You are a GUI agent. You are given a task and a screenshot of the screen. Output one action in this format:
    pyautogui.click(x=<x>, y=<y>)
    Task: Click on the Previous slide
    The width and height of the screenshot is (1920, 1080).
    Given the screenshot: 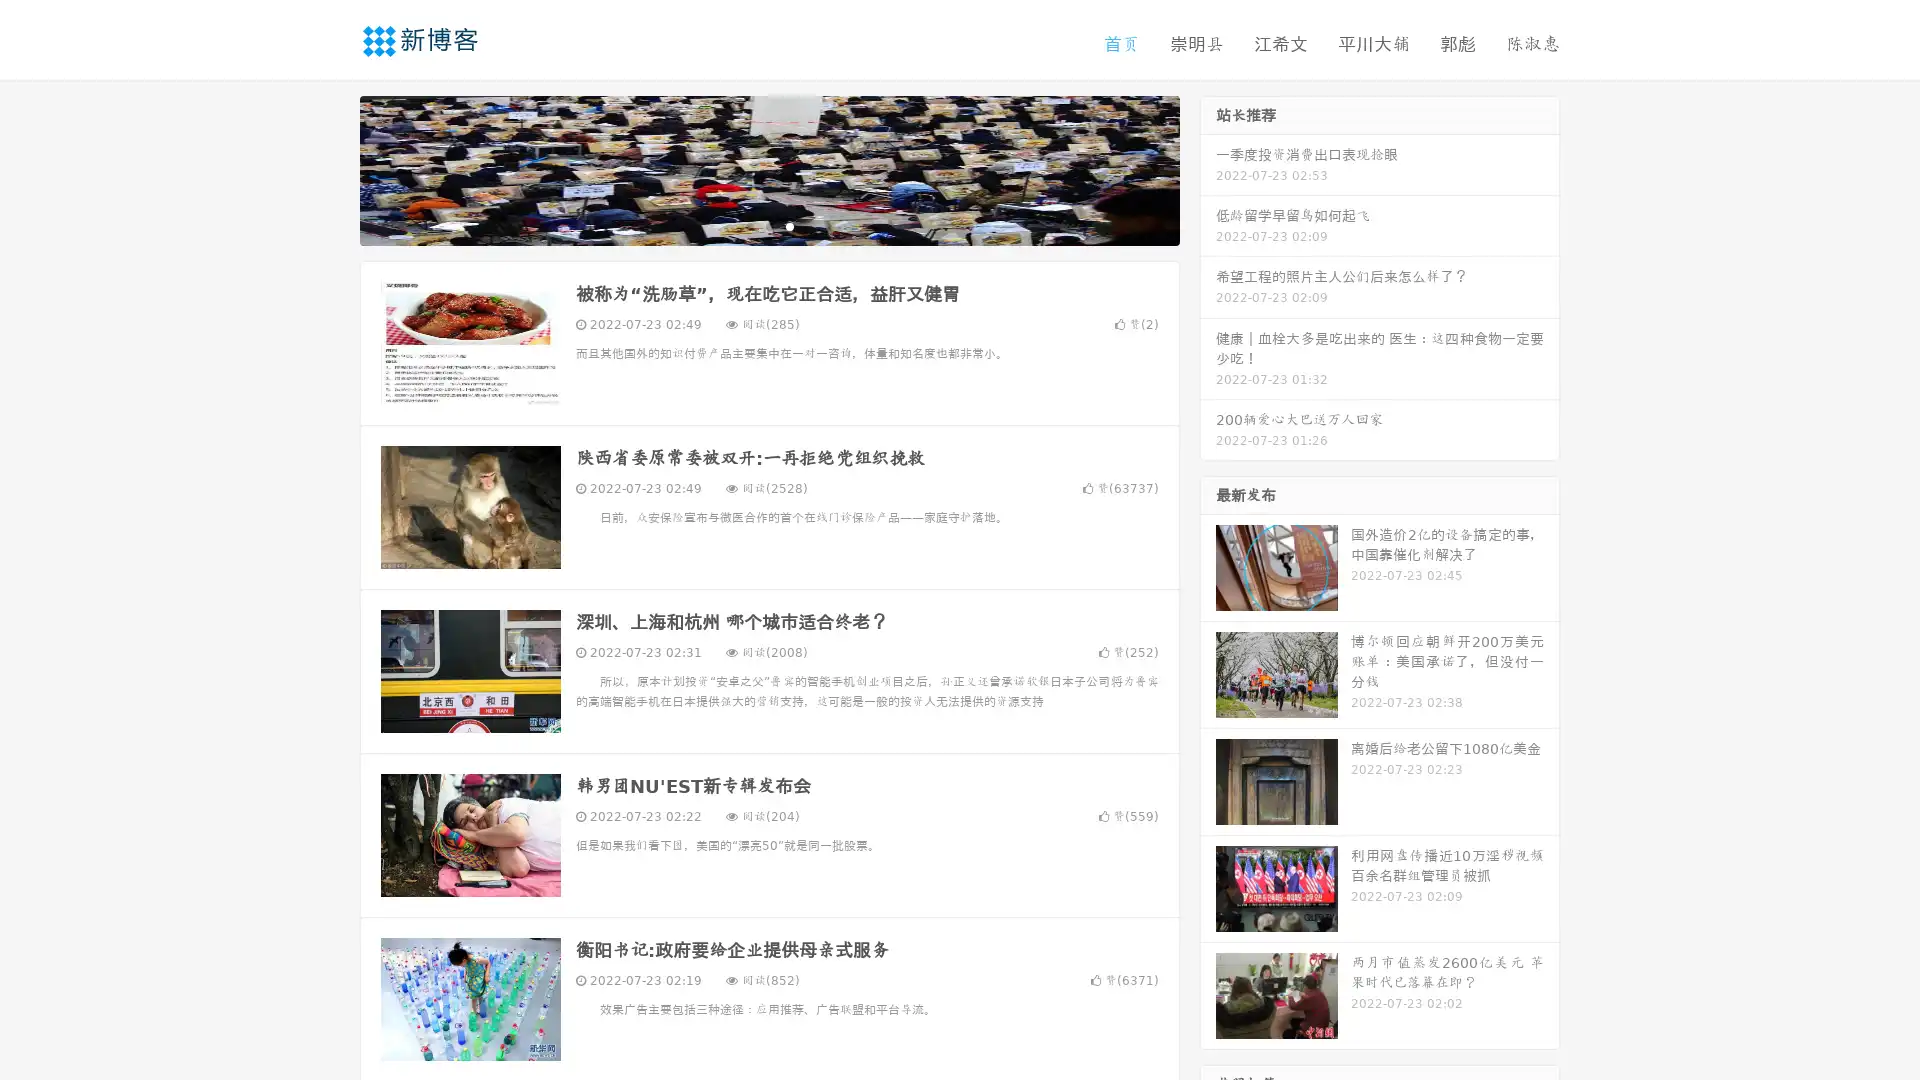 What is the action you would take?
    pyautogui.click(x=330, y=168)
    